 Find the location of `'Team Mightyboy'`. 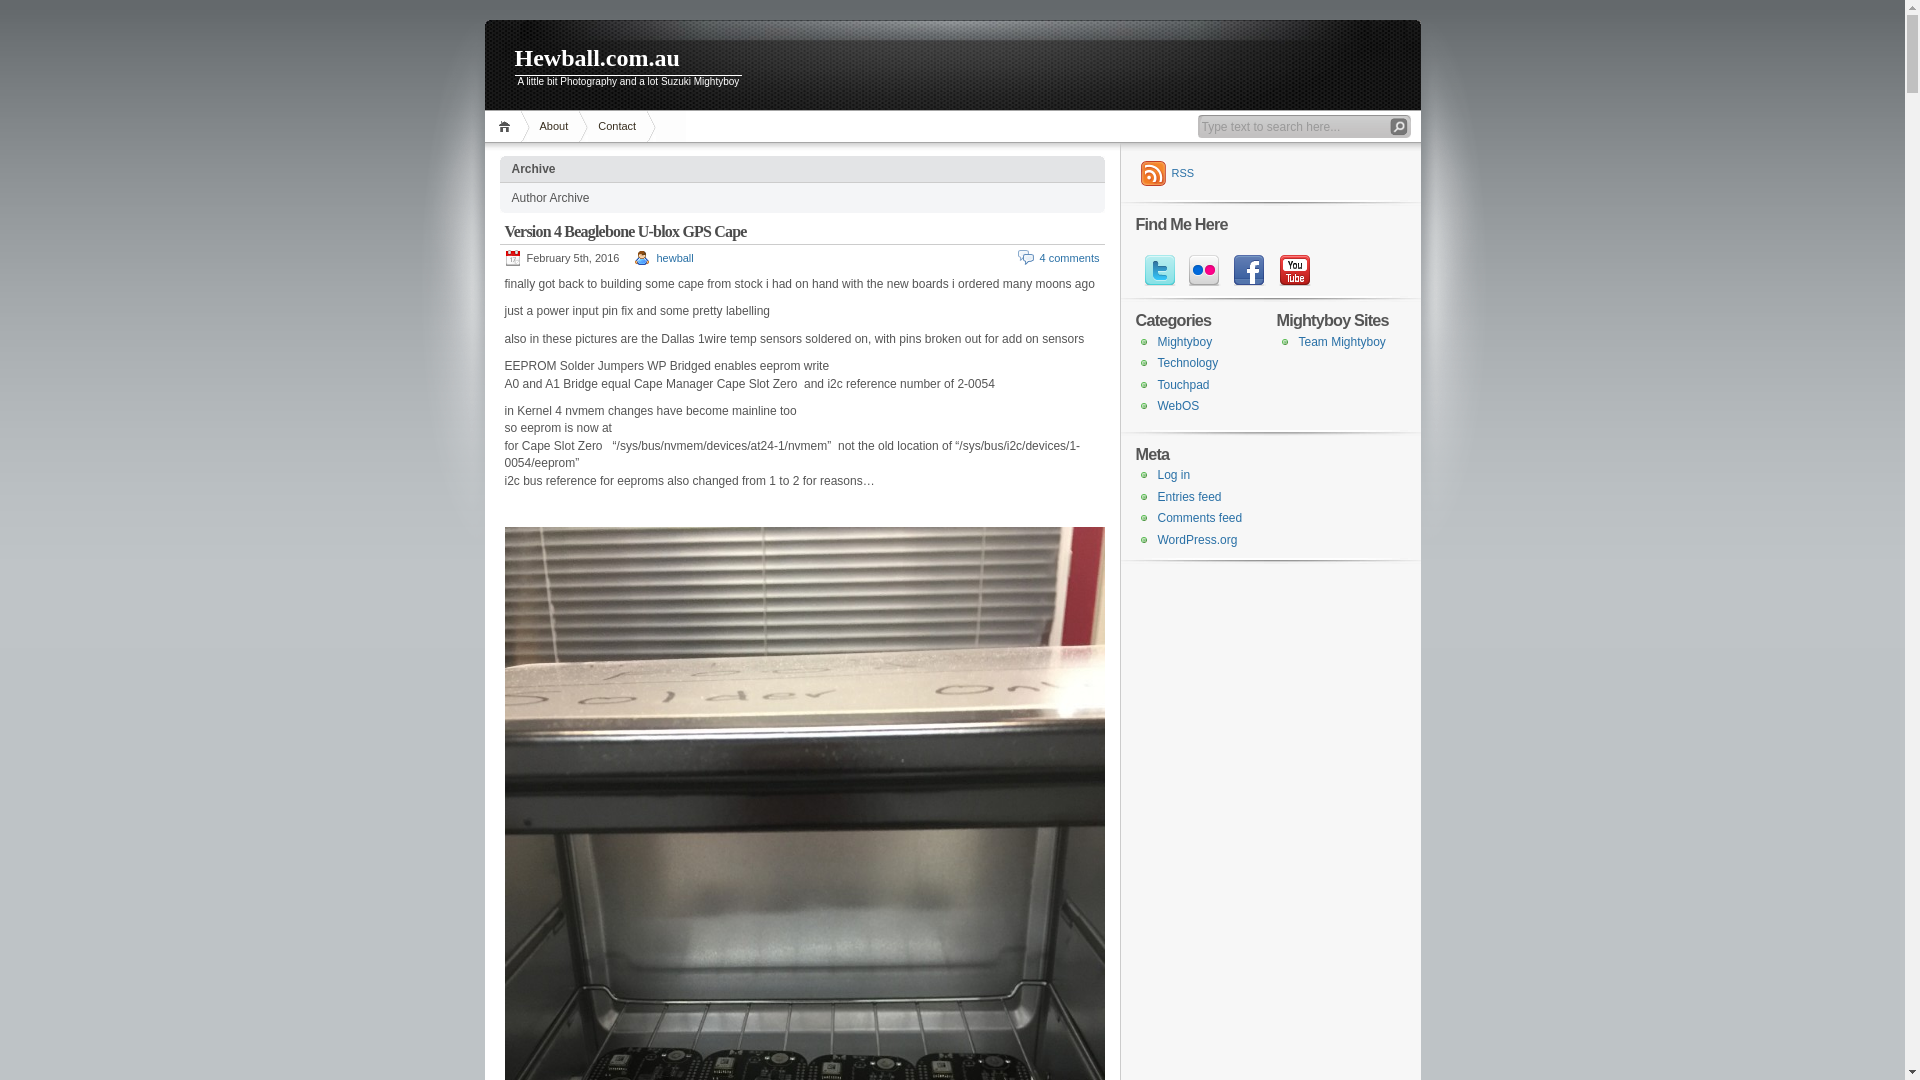

'Team Mightyboy' is located at coordinates (1297, 341).